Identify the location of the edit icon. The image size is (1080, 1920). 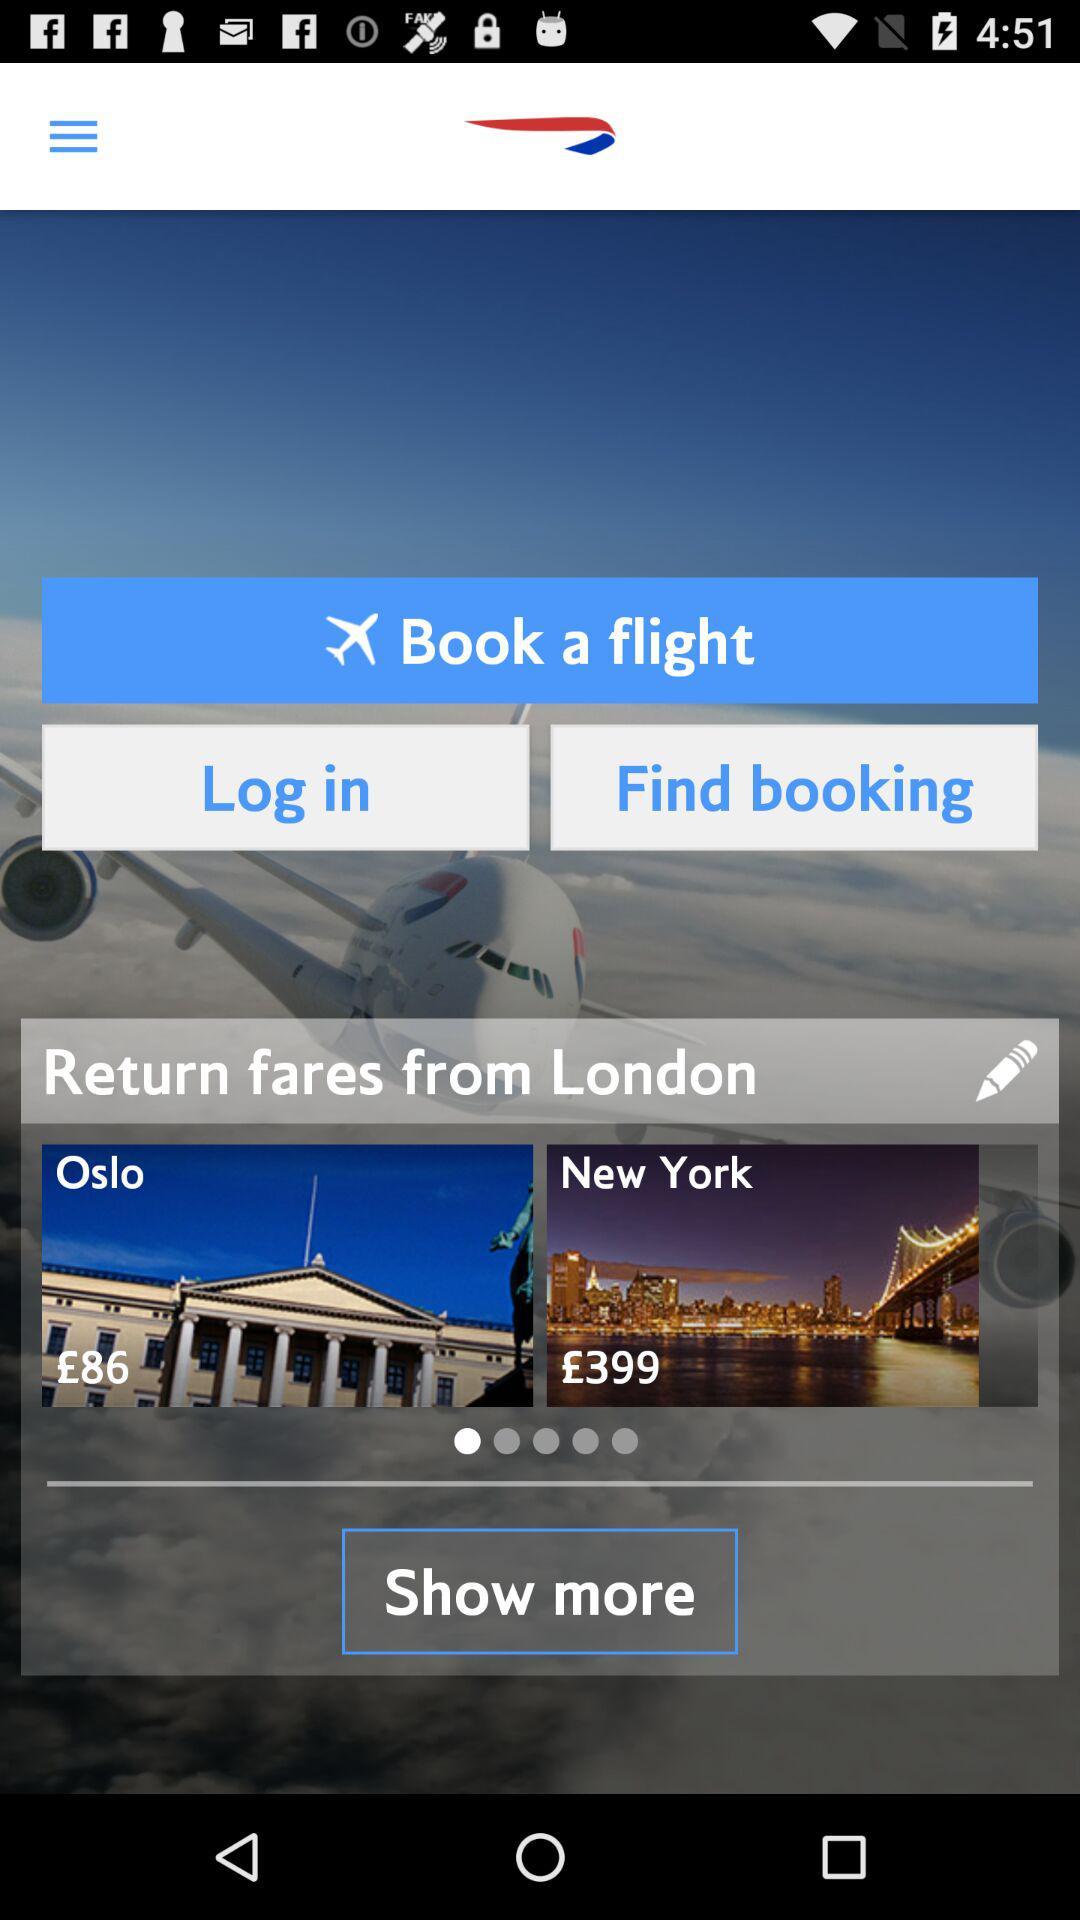
(1006, 1146).